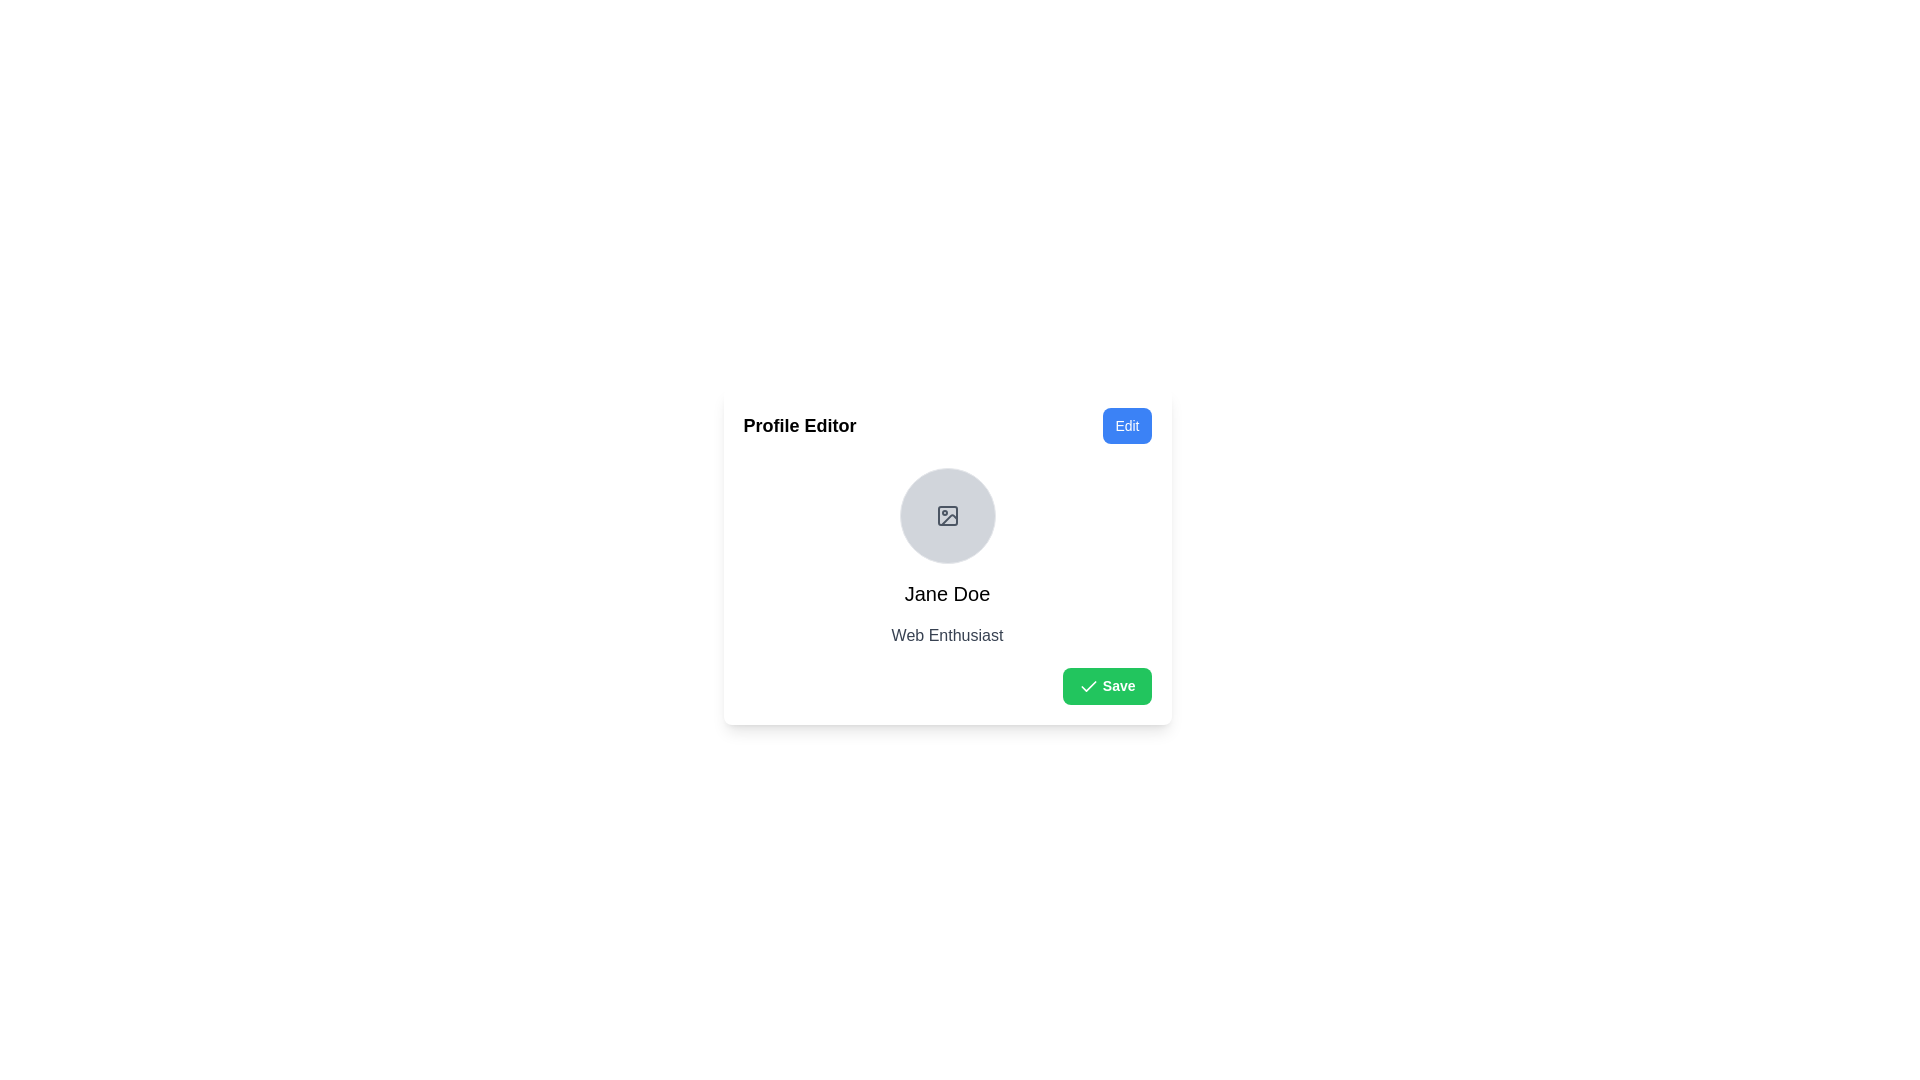 This screenshot has height=1080, width=1920. I want to click on the button located in the upper-right corner of the 'Profile Editor' section to observe the hover effect, so click(1127, 424).